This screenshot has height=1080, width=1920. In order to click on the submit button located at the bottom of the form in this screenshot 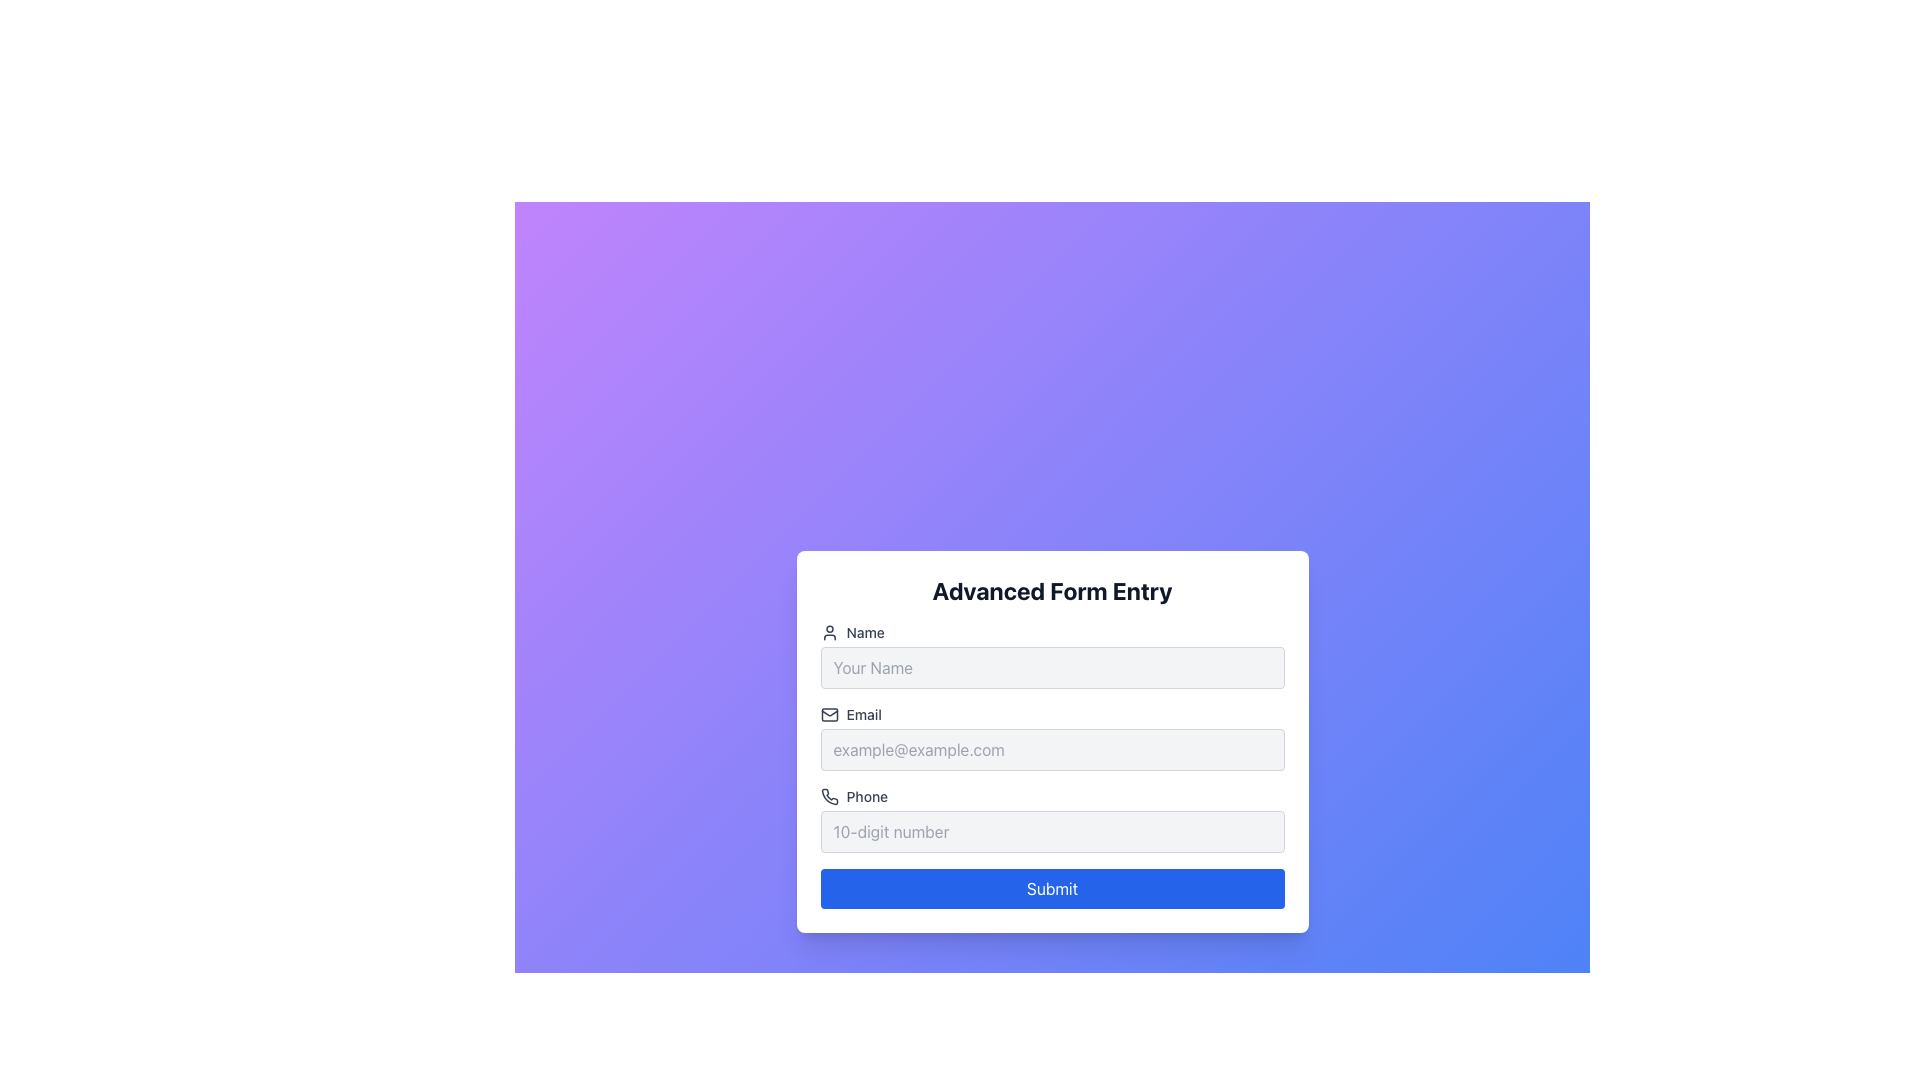, I will do `click(1051, 887)`.